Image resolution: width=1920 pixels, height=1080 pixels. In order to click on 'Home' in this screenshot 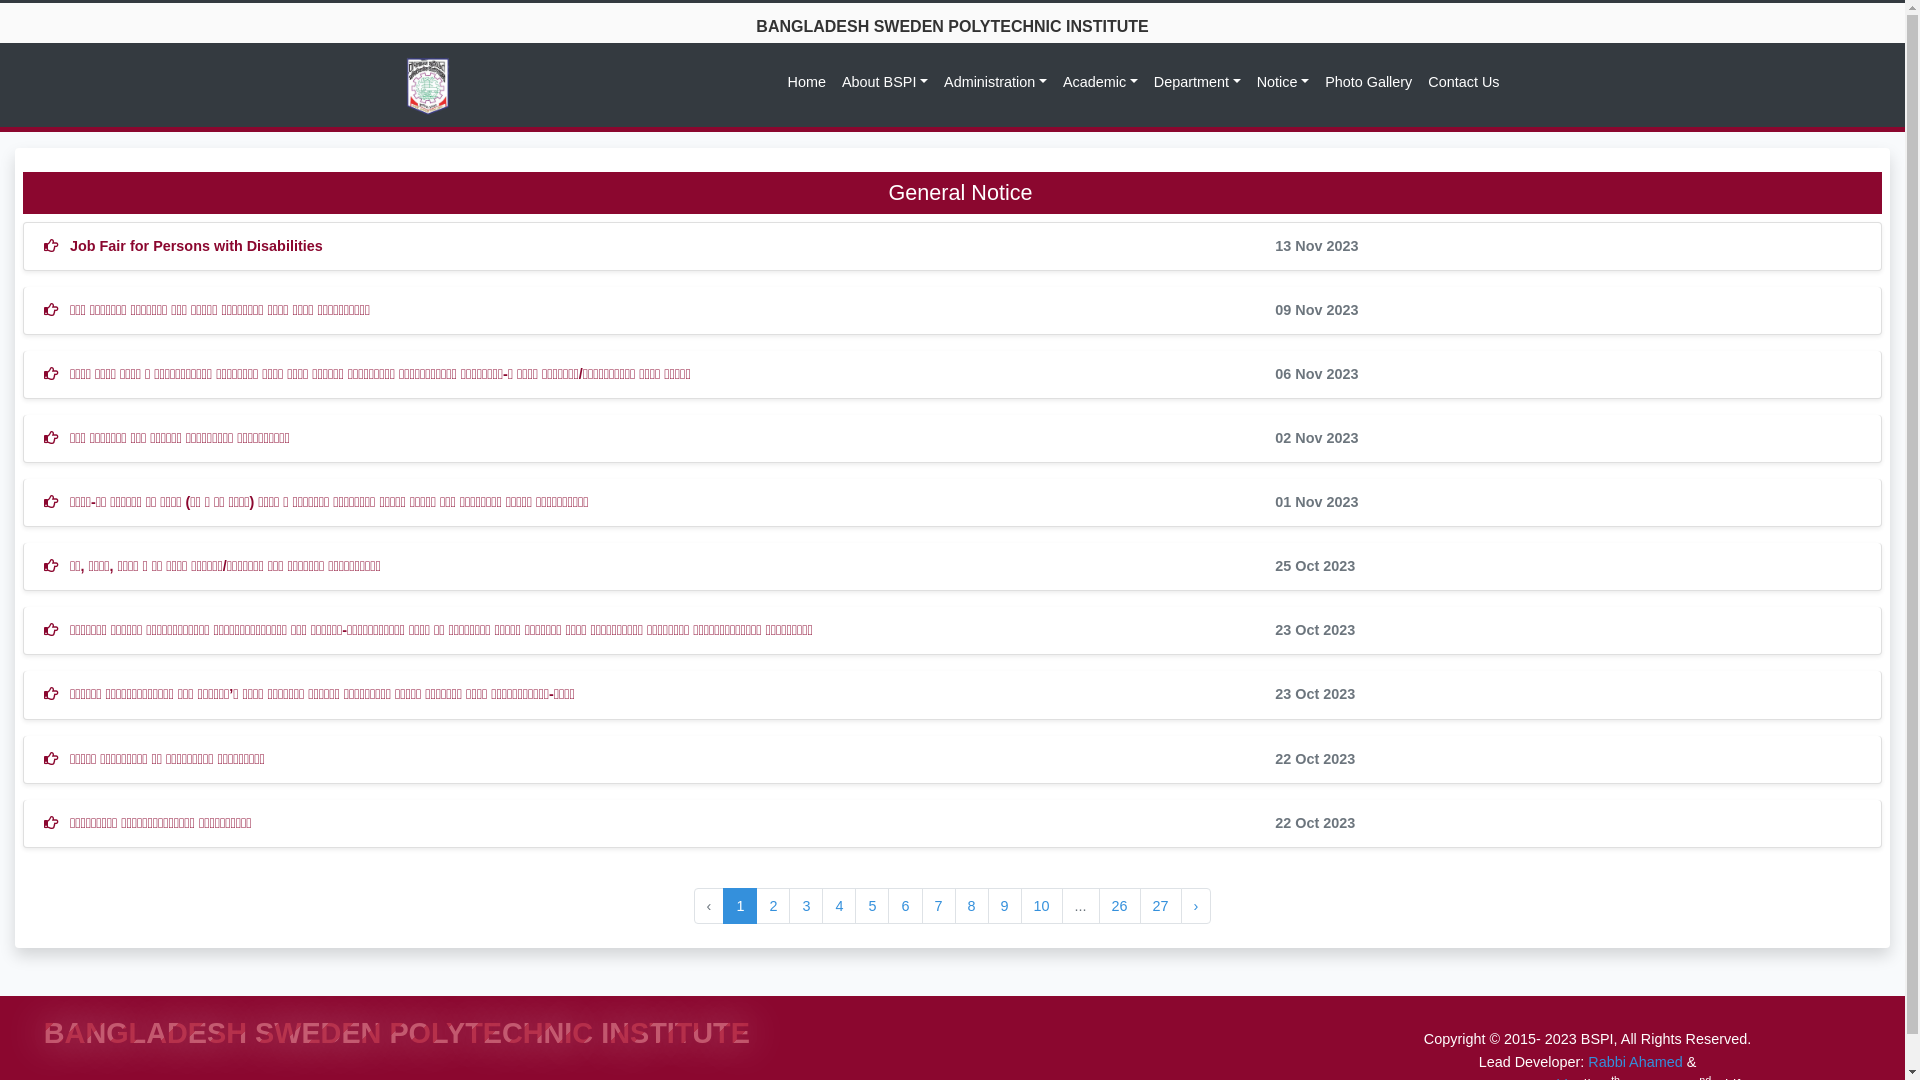, I will do `click(806, 81)`.